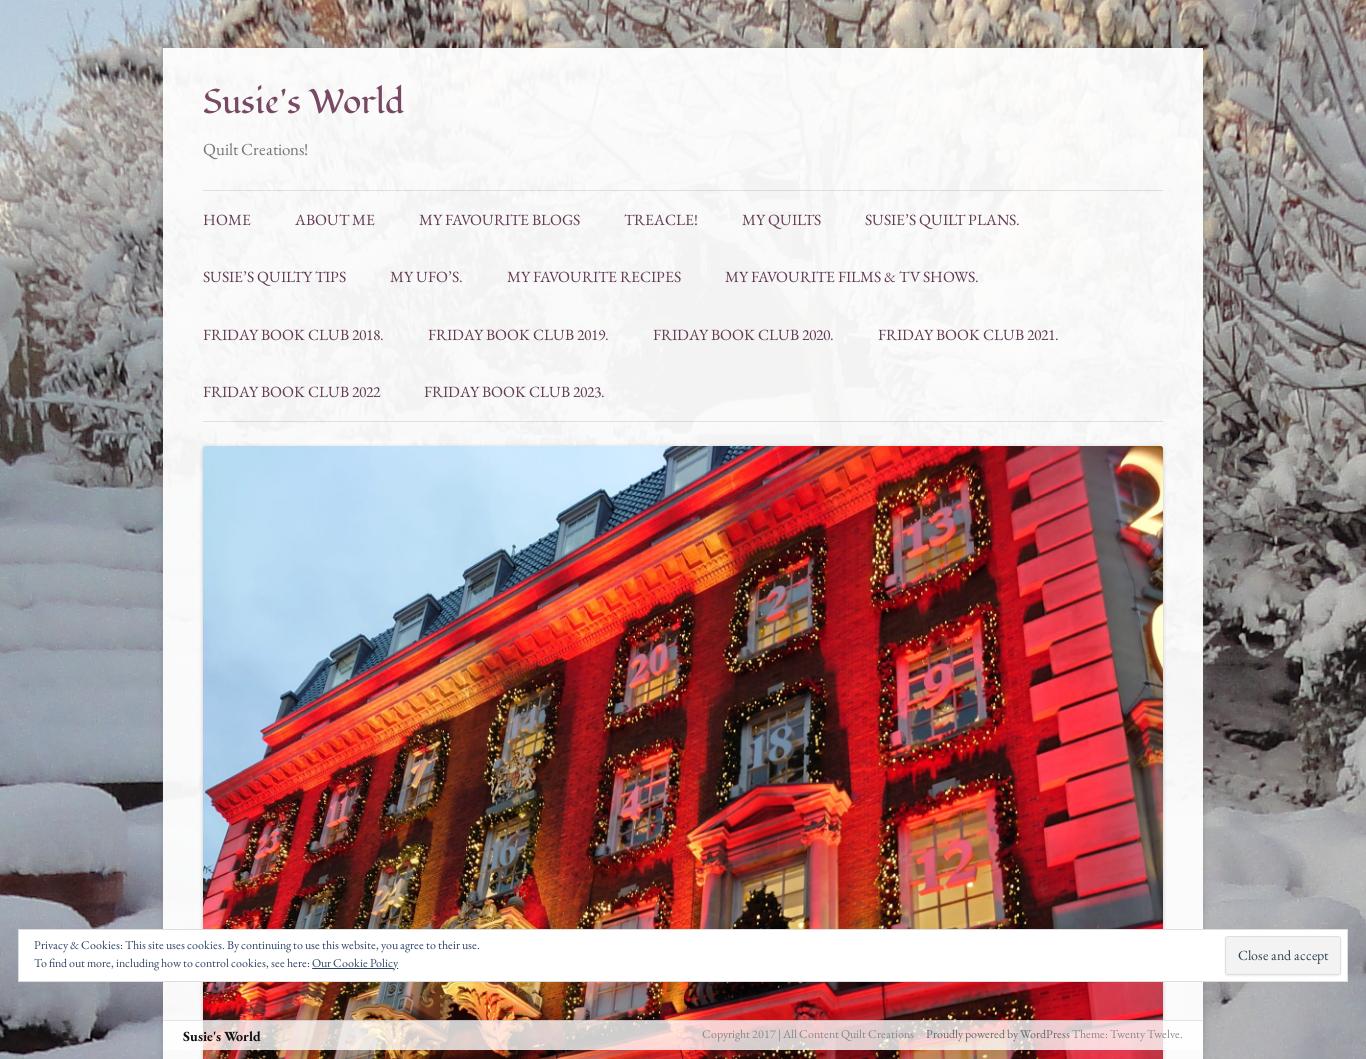 This screenshot has width=1366, height=1059. Describe the element at coordinates (781, 218) in the screenshot. I see `'My Quilts'` at that location.